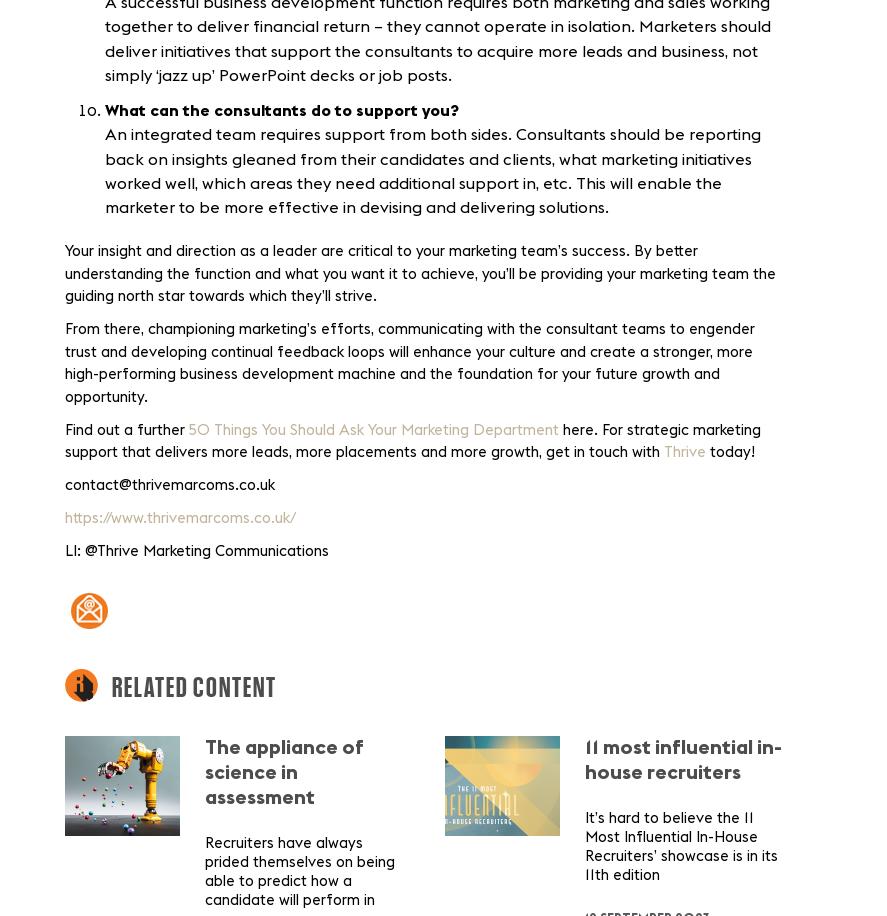 This screenshot has width=887, height=916. Describe the element at coordinates (409, 363) in the screenshot. I see `'From there, championing marketing’s efforts, communicating with the consultant teams to engender trust and developing continual feedback loops will enhance your culture and create a stronger, more high-performing business development machine and the foundation for your future growth and opportunity.'` at that location.